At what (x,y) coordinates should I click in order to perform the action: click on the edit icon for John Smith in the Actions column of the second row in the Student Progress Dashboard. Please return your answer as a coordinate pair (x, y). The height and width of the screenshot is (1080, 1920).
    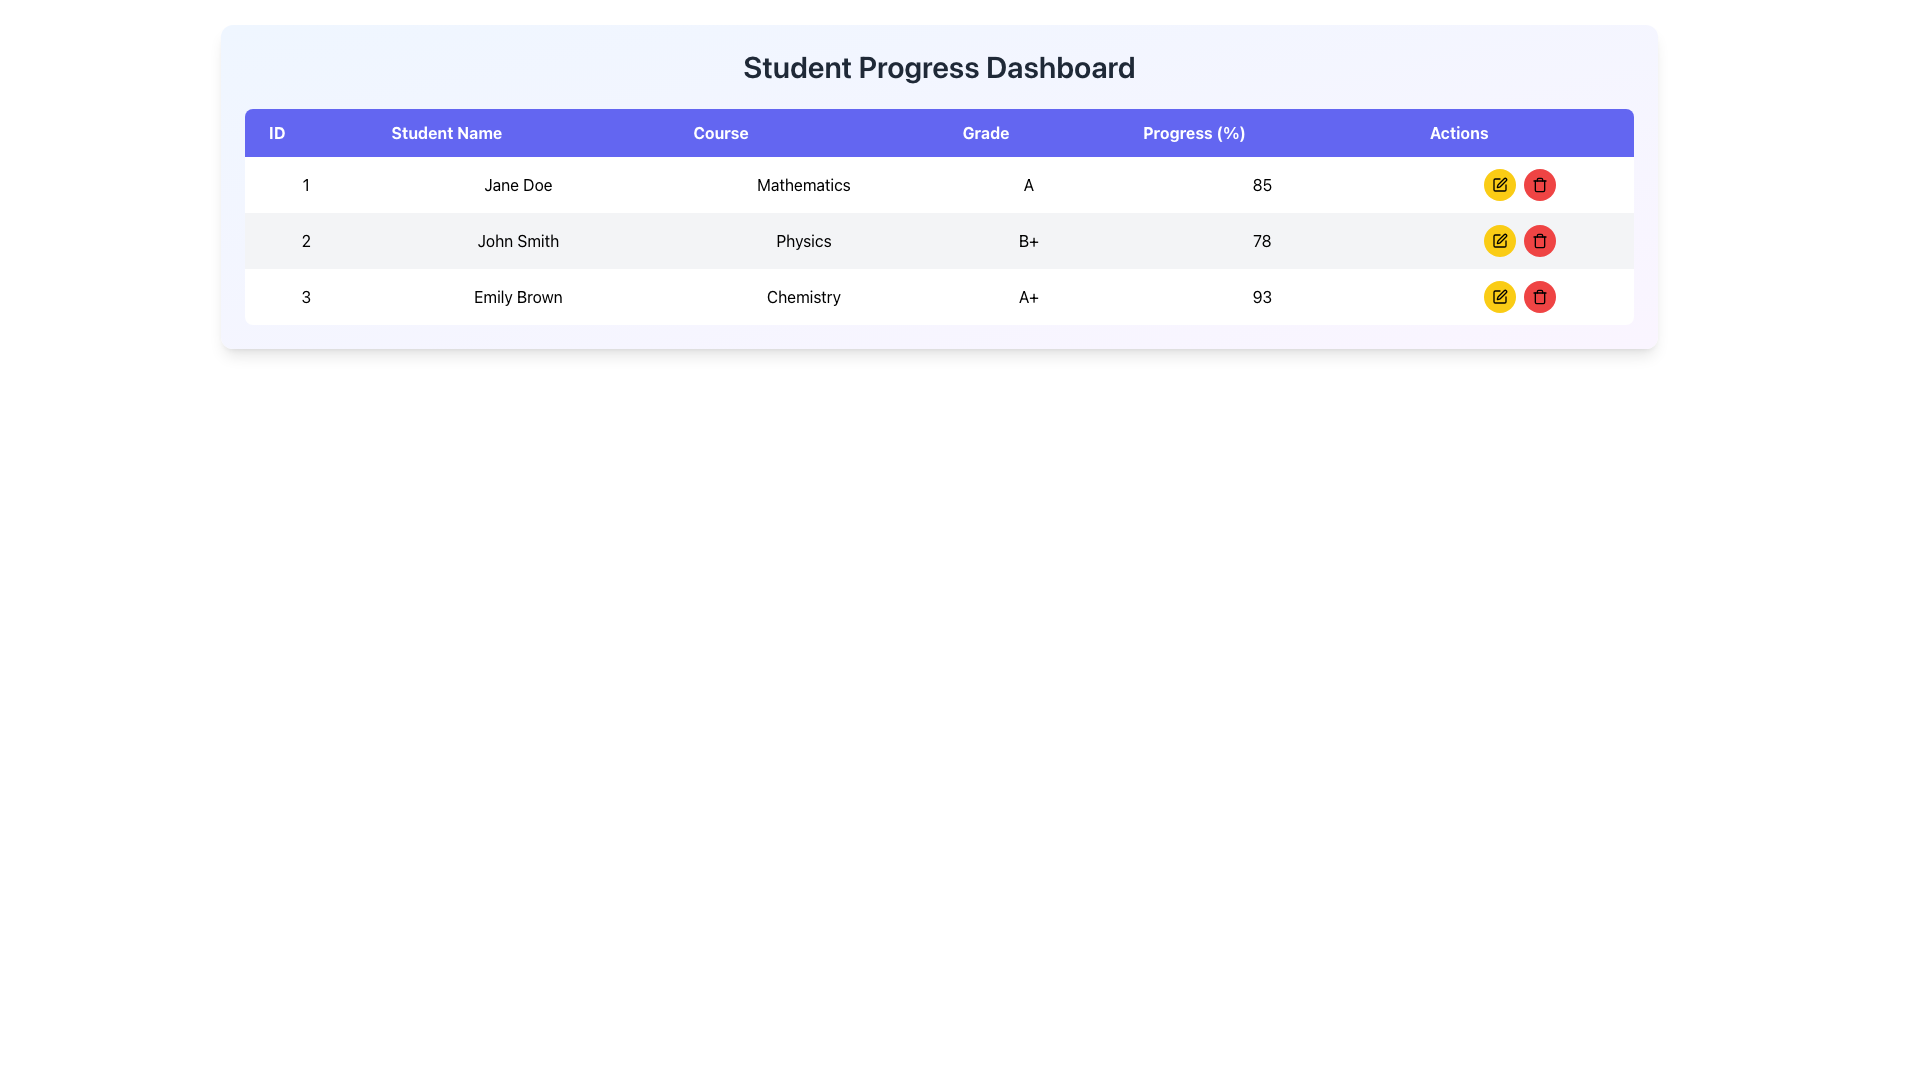
    Looking at the image, I should click on (1501, 238).